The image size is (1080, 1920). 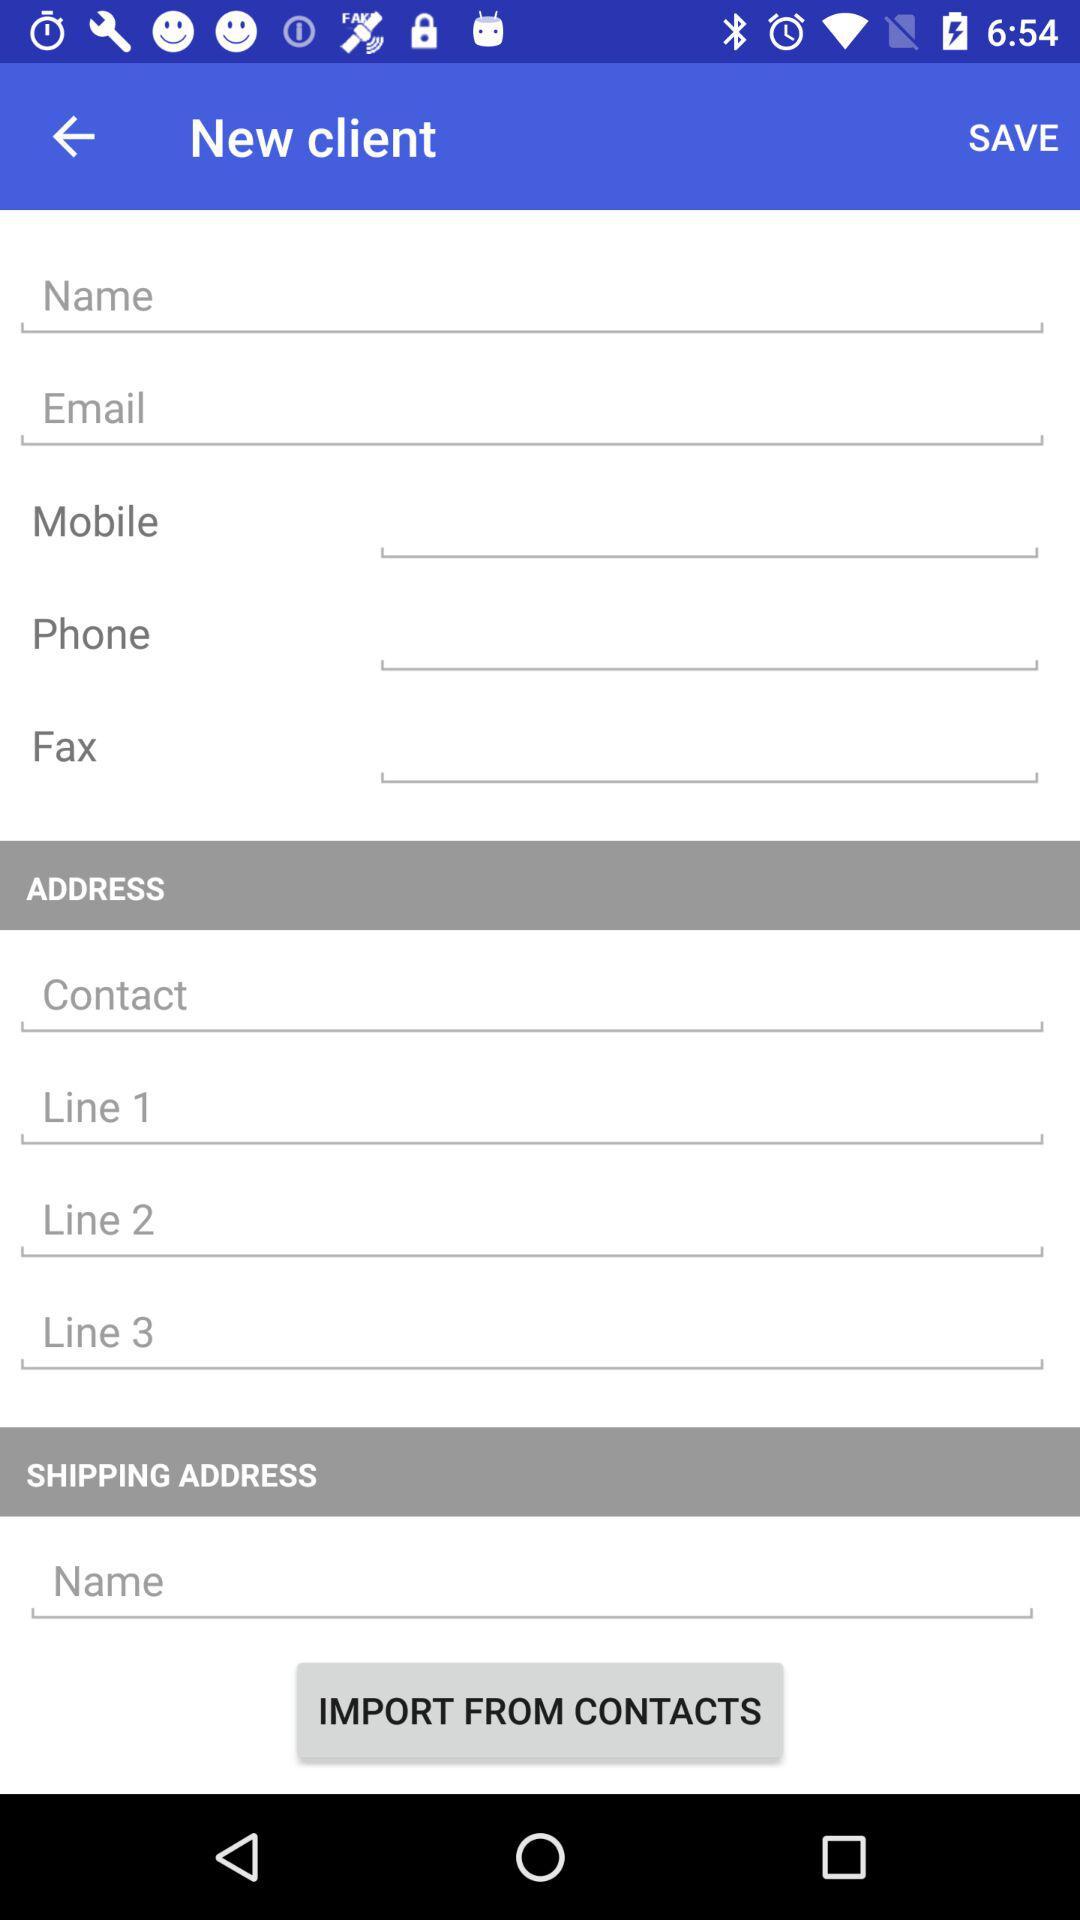 I want to click on e-mail, so click(x=531, y=406).